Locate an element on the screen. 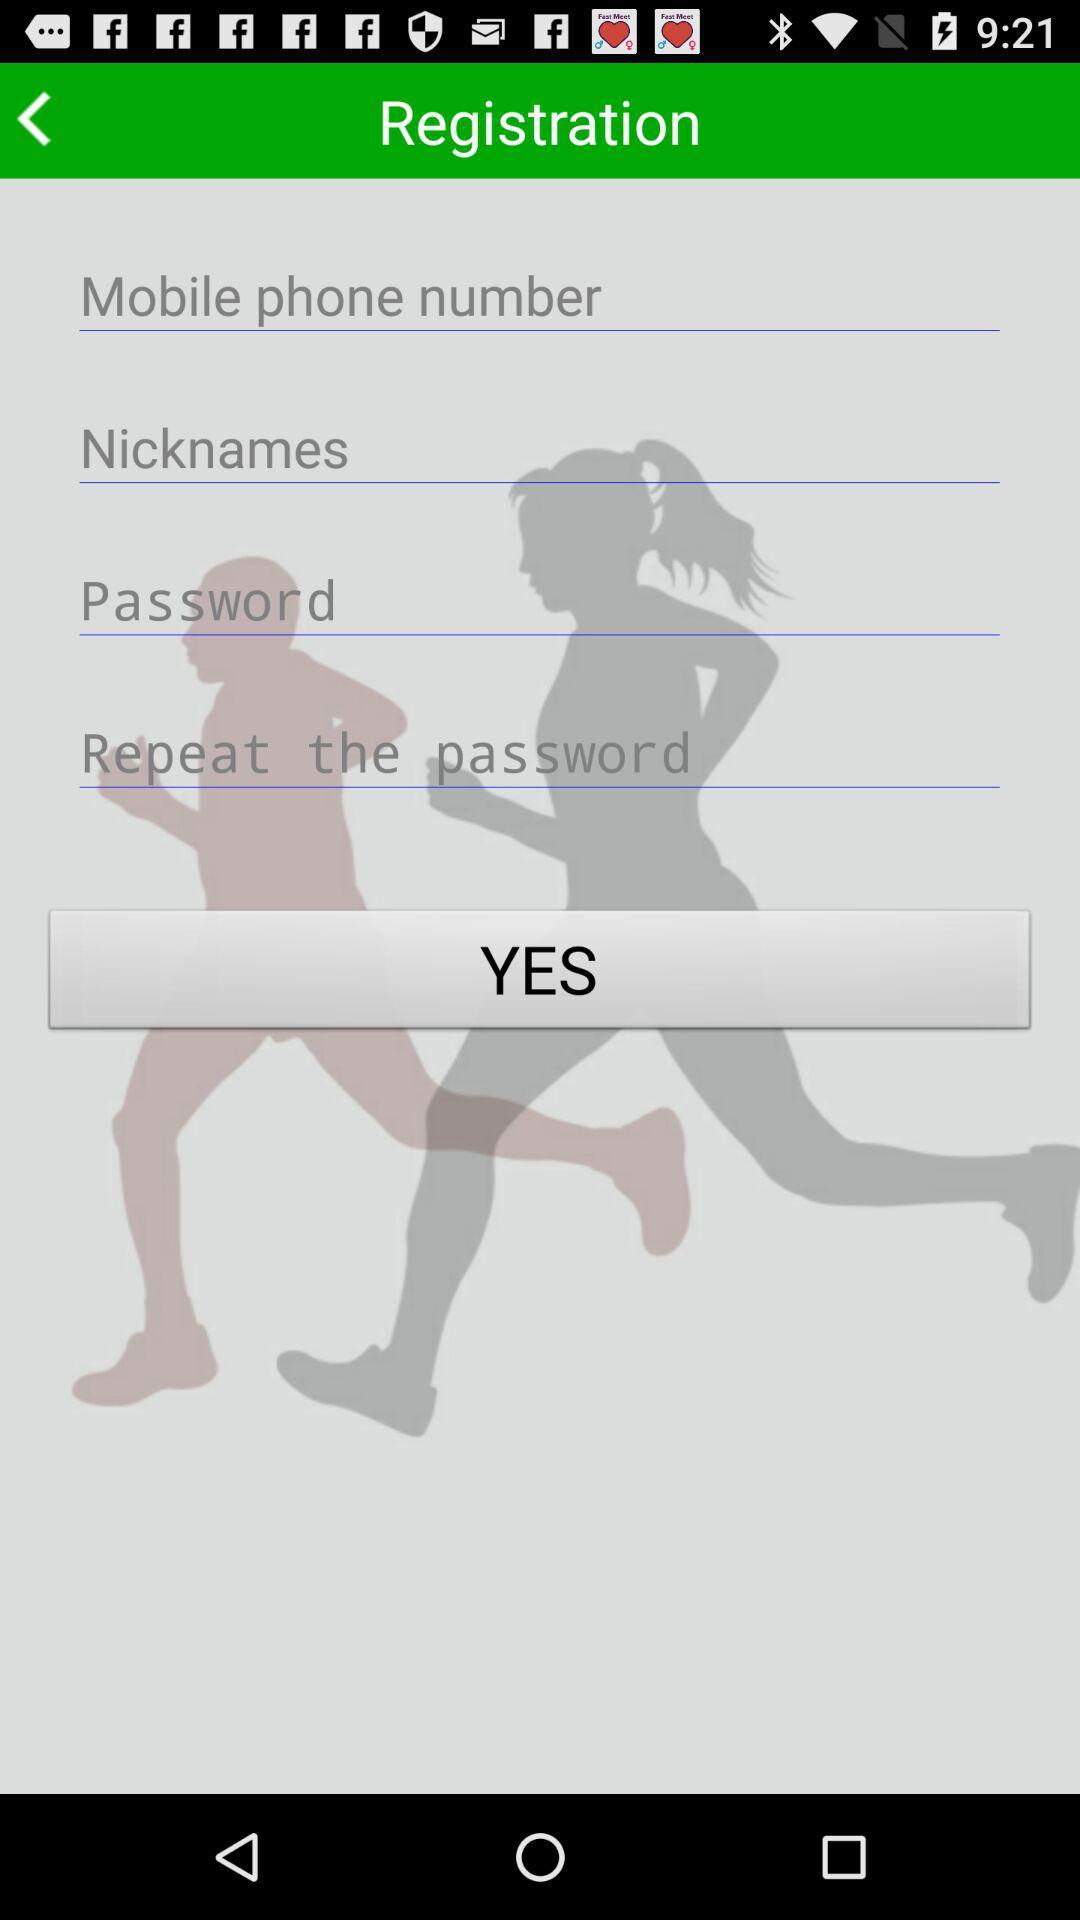 This screenshot has width=1080, height=1920. the arrow_backward icon is located at coordinates (39, 125).